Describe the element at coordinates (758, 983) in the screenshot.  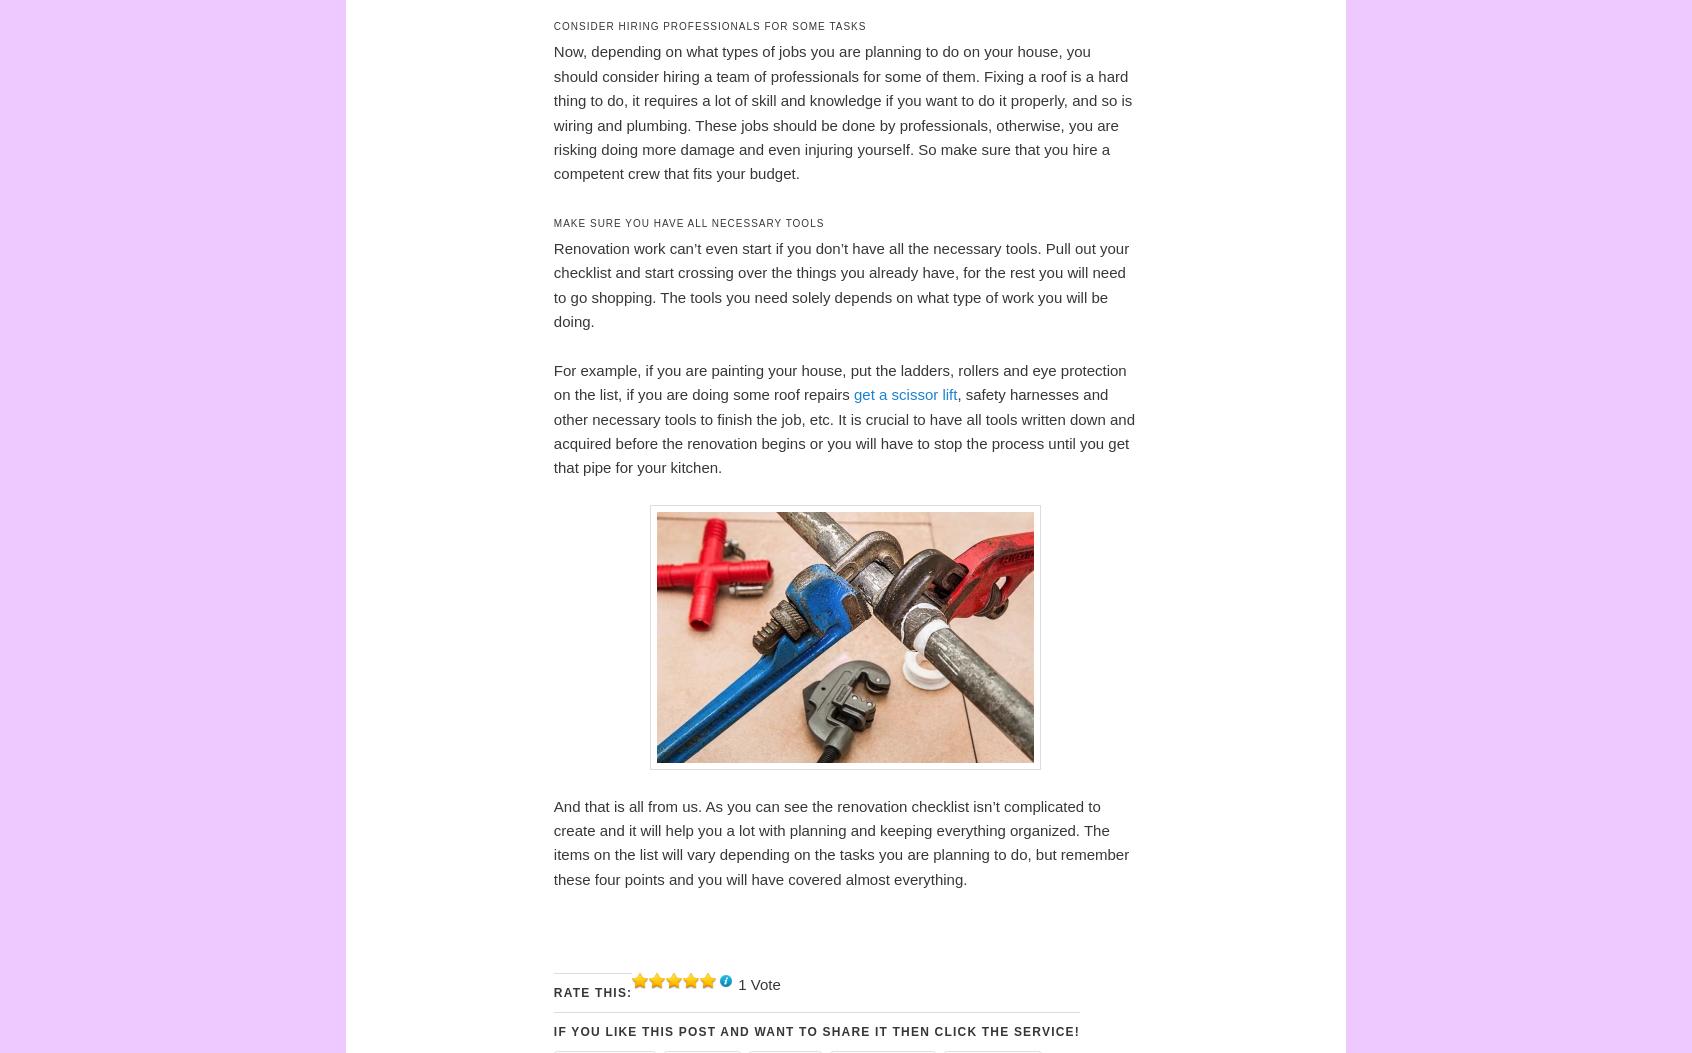
I see `'1 Vote'` at that location.